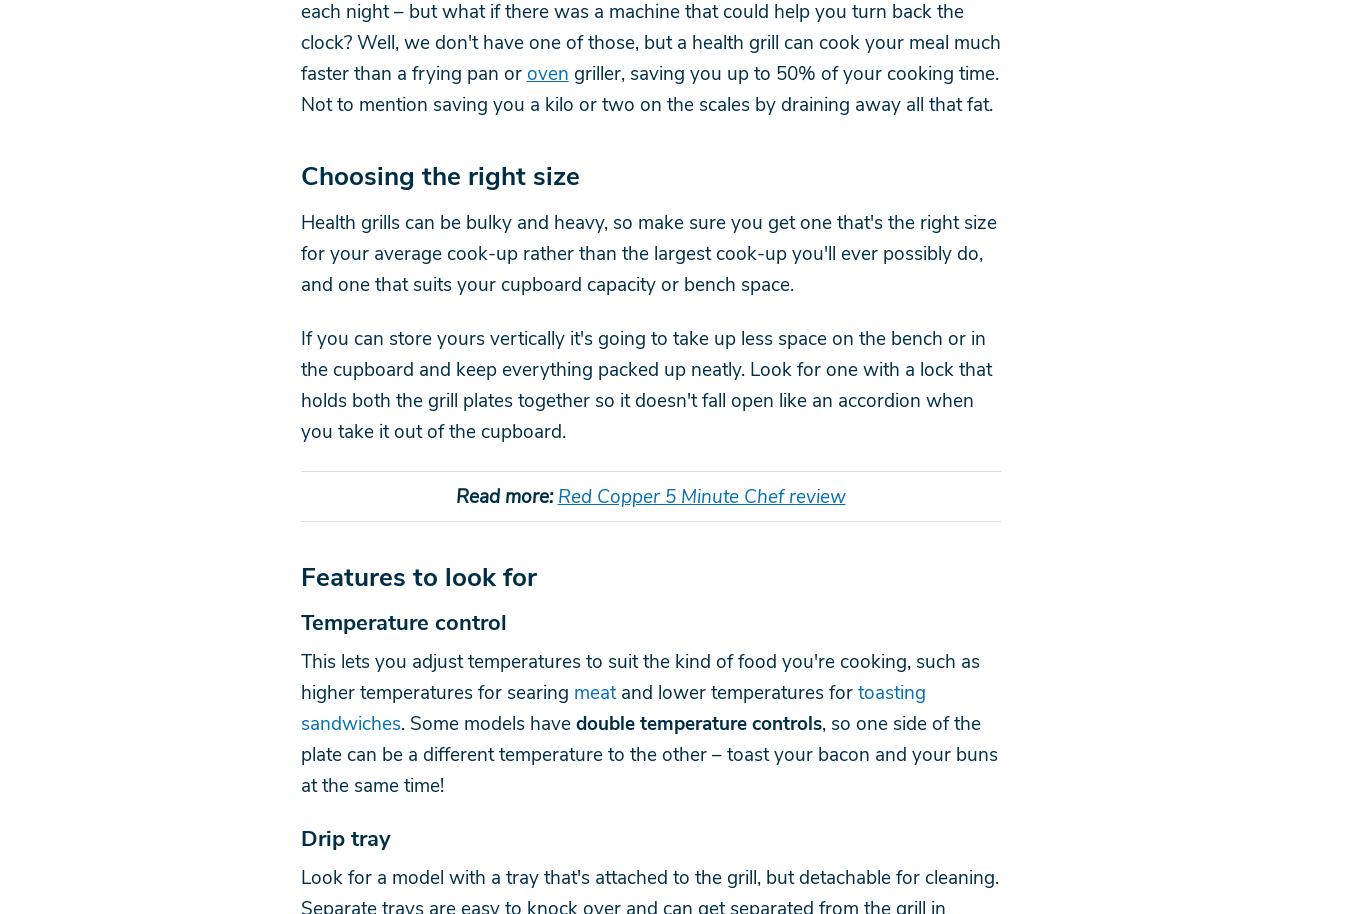  I want to click on 'Temperature control', so click(401, 621).